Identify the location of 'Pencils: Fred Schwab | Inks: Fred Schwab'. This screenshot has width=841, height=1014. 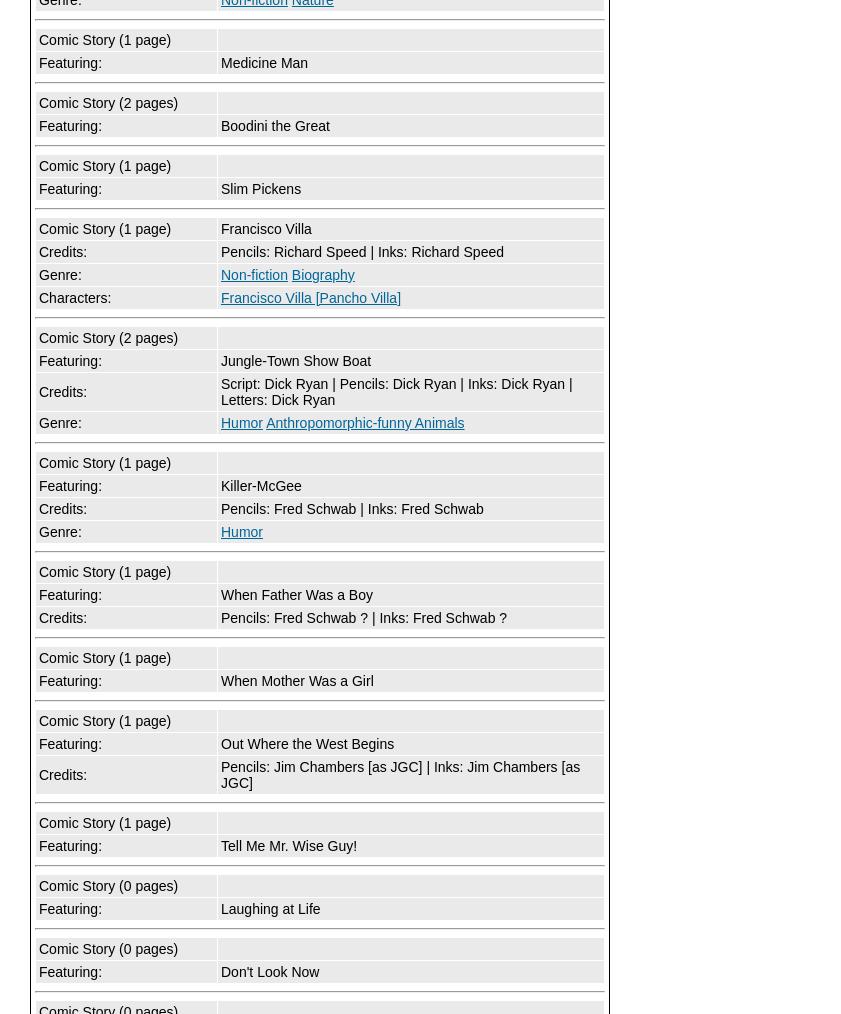
(350, 508).